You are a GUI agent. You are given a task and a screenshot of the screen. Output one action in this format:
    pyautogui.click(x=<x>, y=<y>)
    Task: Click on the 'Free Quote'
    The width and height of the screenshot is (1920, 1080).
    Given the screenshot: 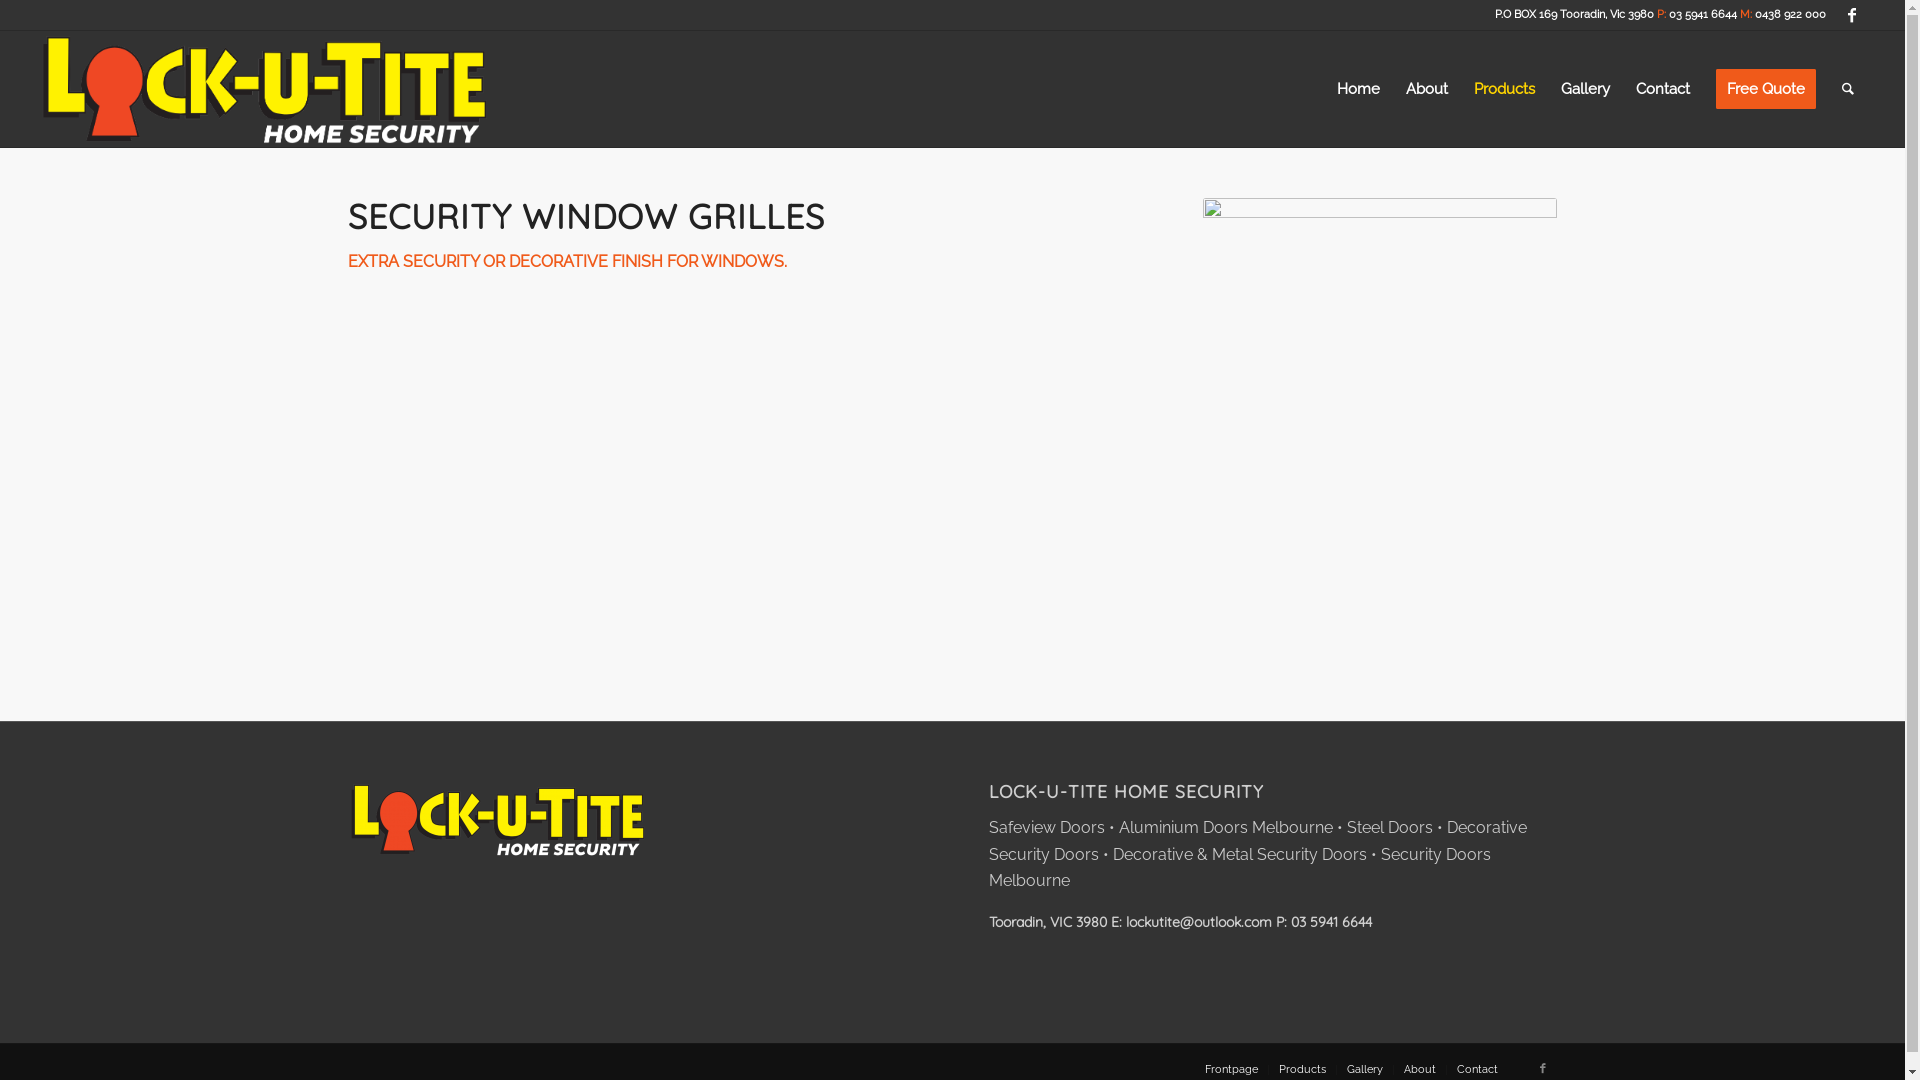 What is the action you would take?
    pyautogui.click(x=1766, y=87)
    